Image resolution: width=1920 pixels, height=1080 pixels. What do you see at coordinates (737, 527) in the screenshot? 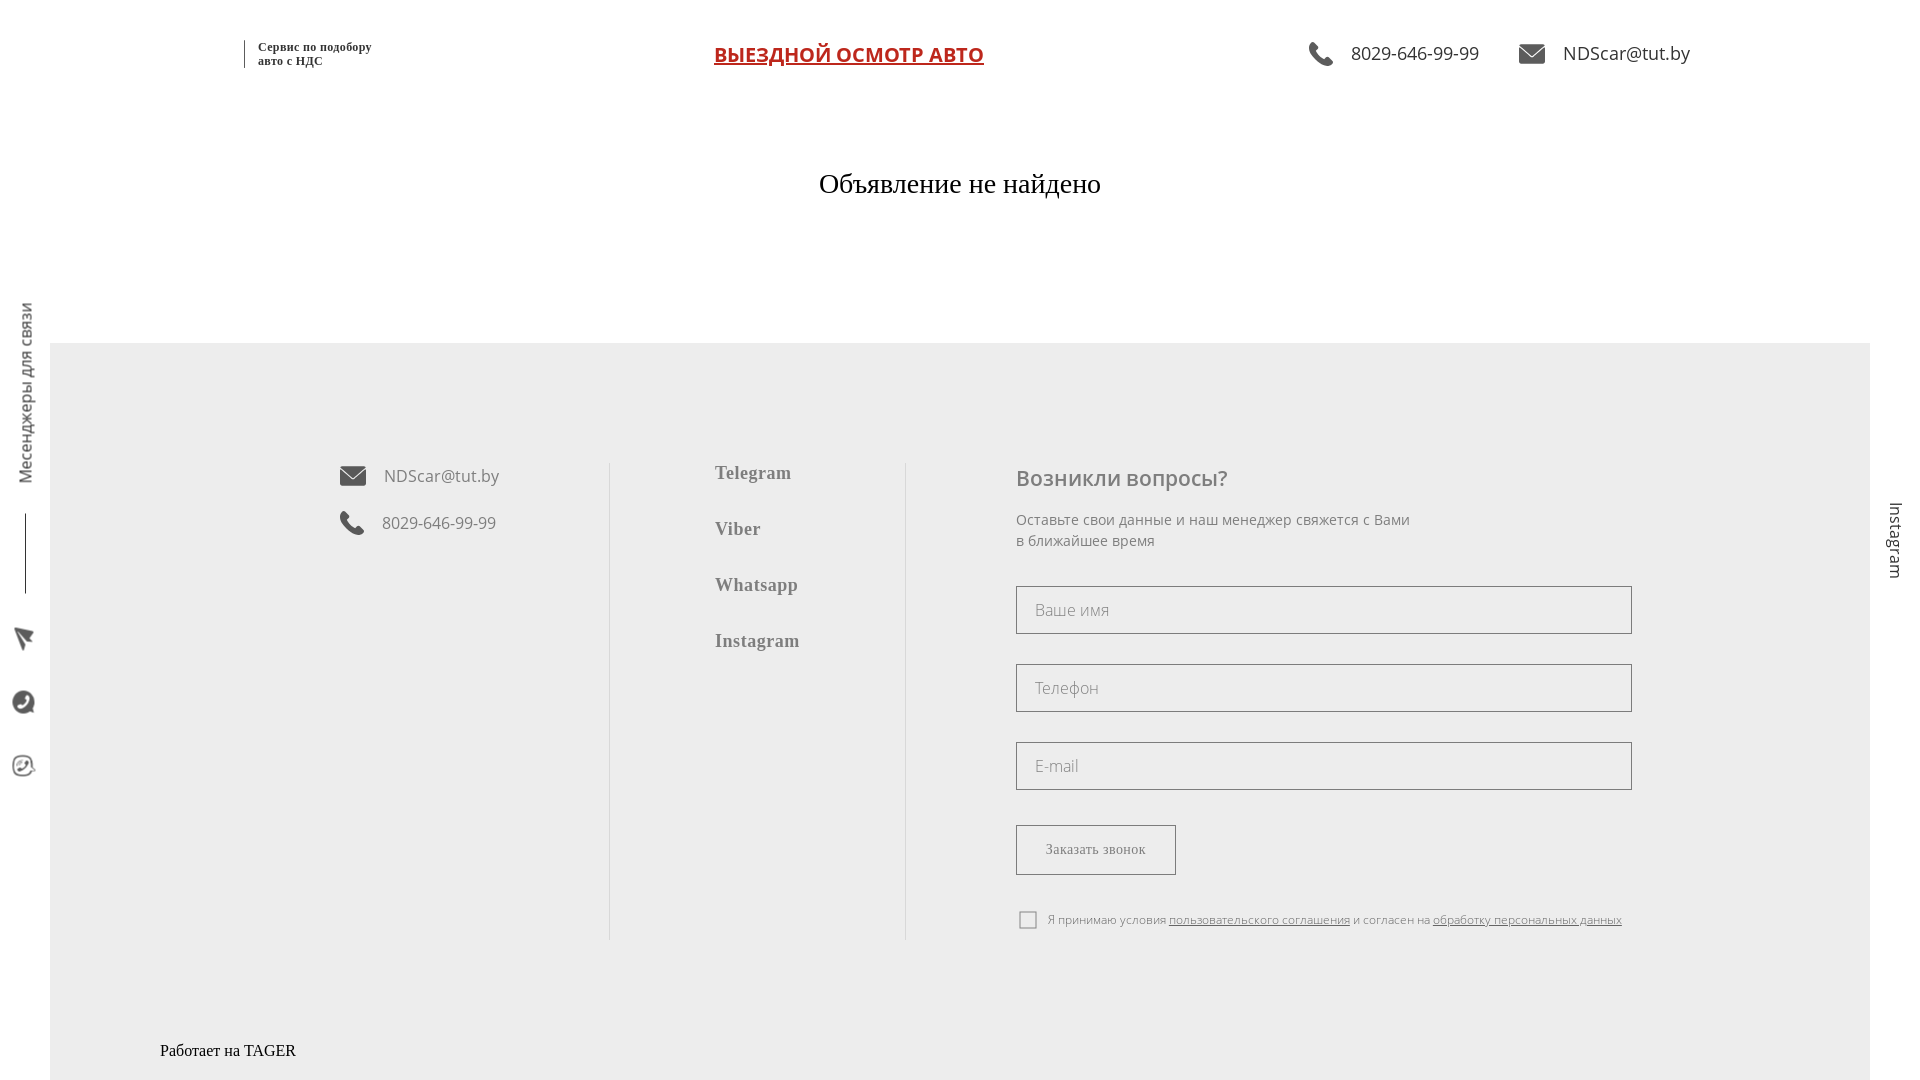
I see `'Viber'` at bounding box center [737, 527].